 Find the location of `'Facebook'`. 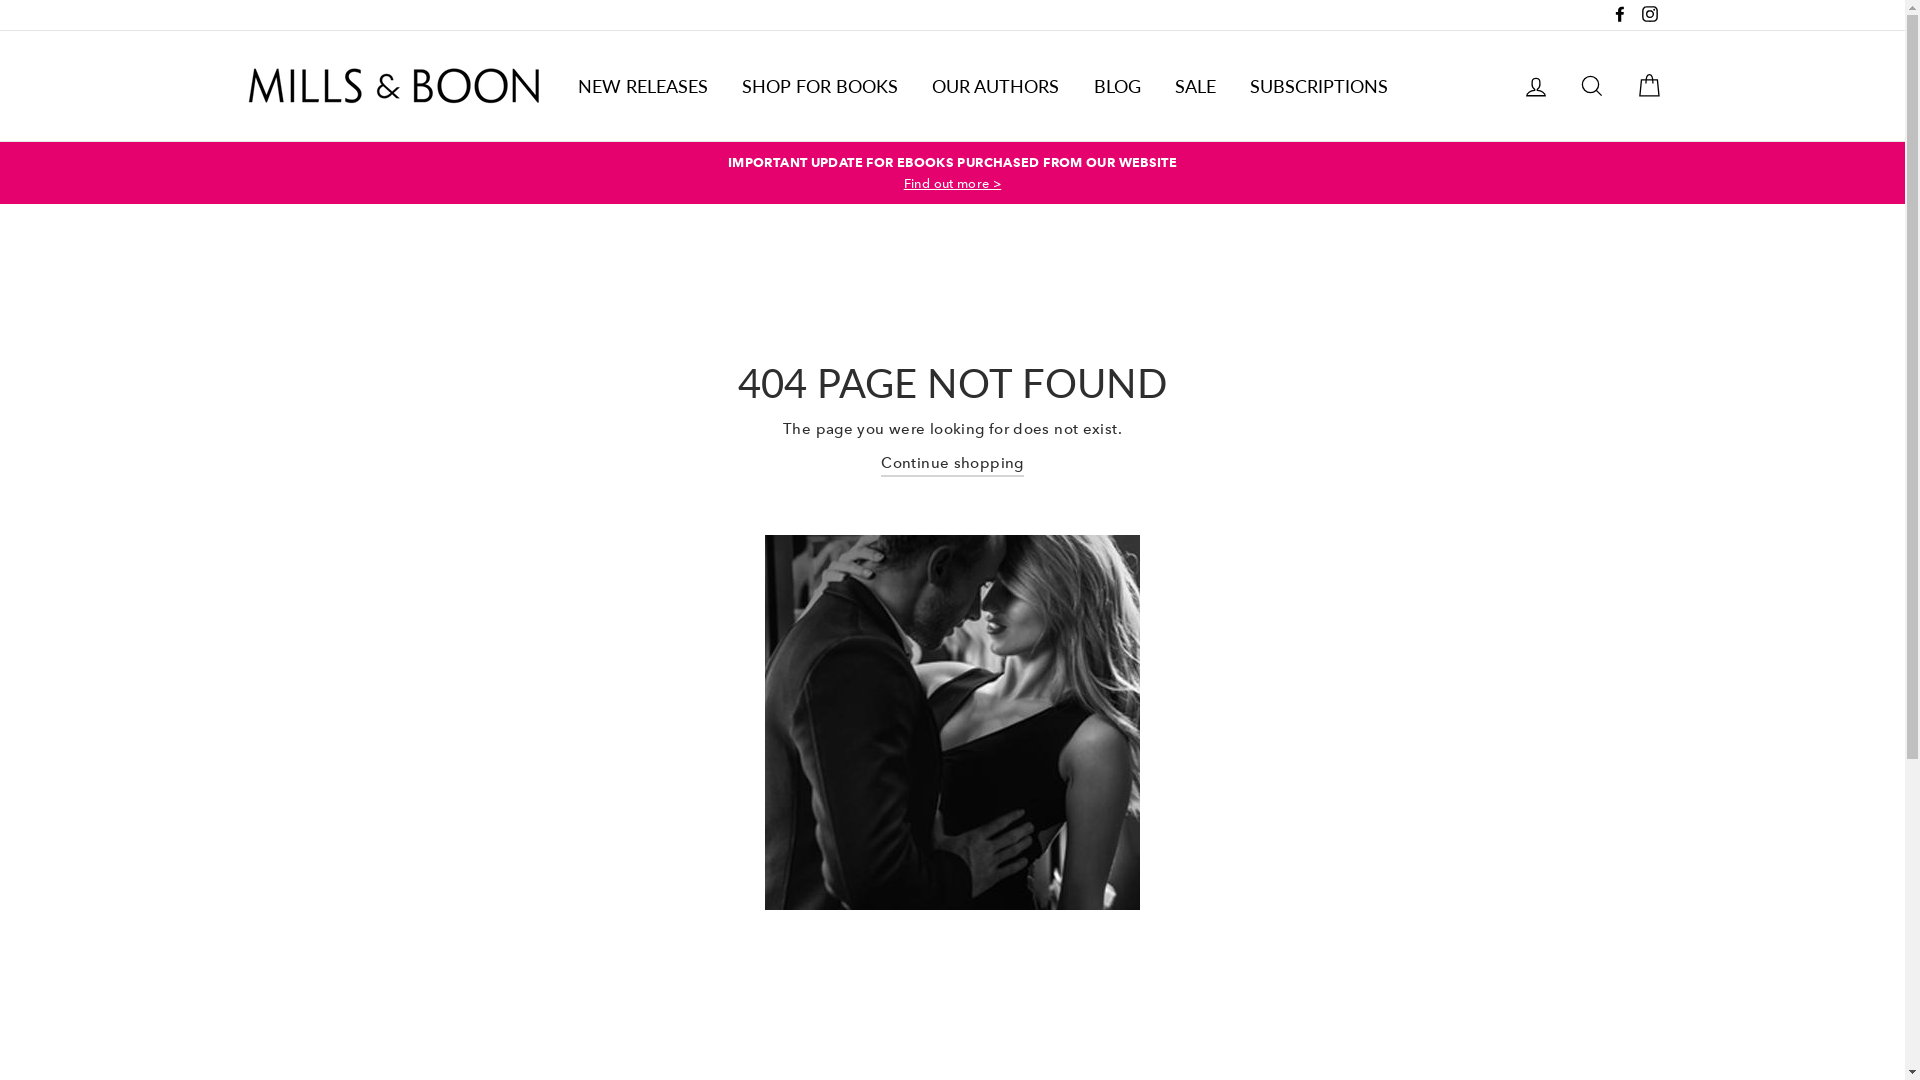

'Facebook' is located at coordinates (1620, 15).